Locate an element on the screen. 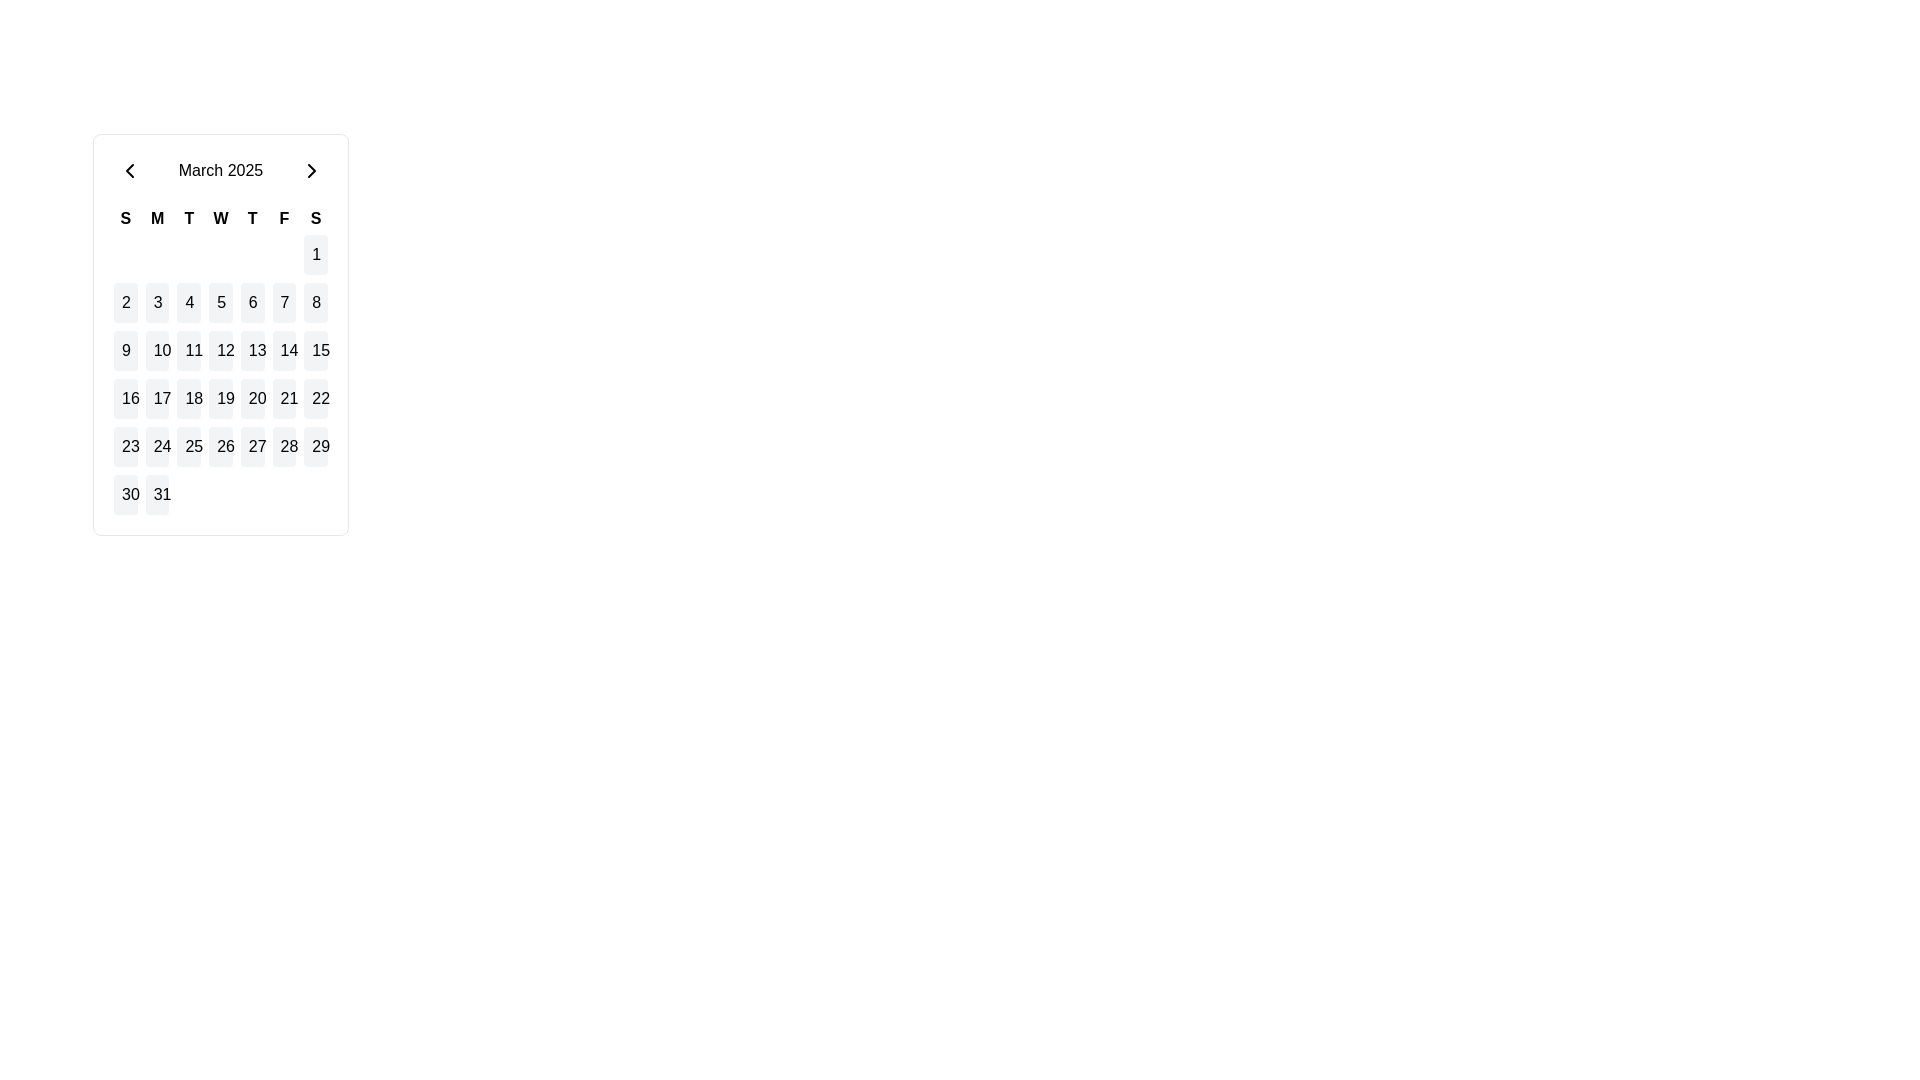 The image size is (1920, 1080). the interactive calendar day cell displaying the number '6', which is located in the third row and sixth column of the grid layout is located at coordinates (251, 303).